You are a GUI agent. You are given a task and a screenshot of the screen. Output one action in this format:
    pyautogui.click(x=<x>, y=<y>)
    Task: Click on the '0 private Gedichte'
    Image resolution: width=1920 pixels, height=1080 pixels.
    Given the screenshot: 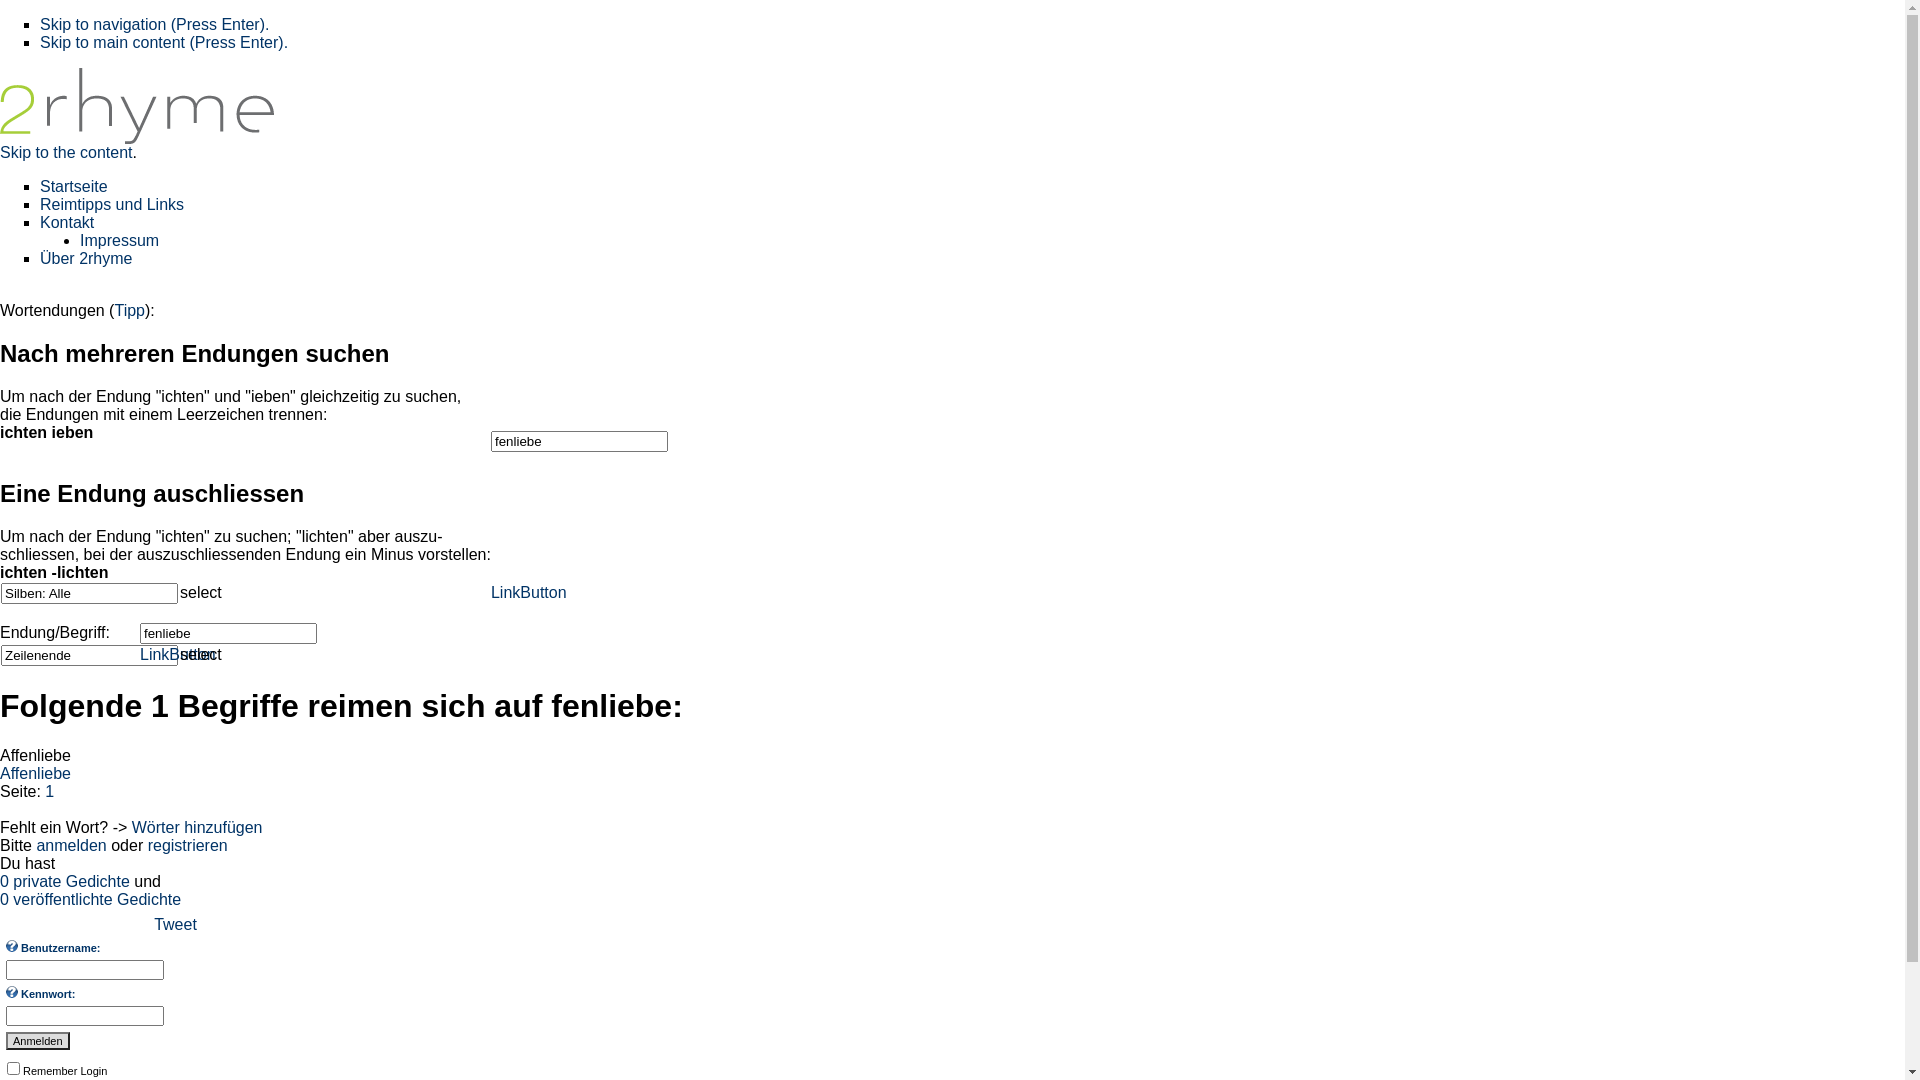 What is the action you would take?
    pyautogui.click(x=65, y=879)
    